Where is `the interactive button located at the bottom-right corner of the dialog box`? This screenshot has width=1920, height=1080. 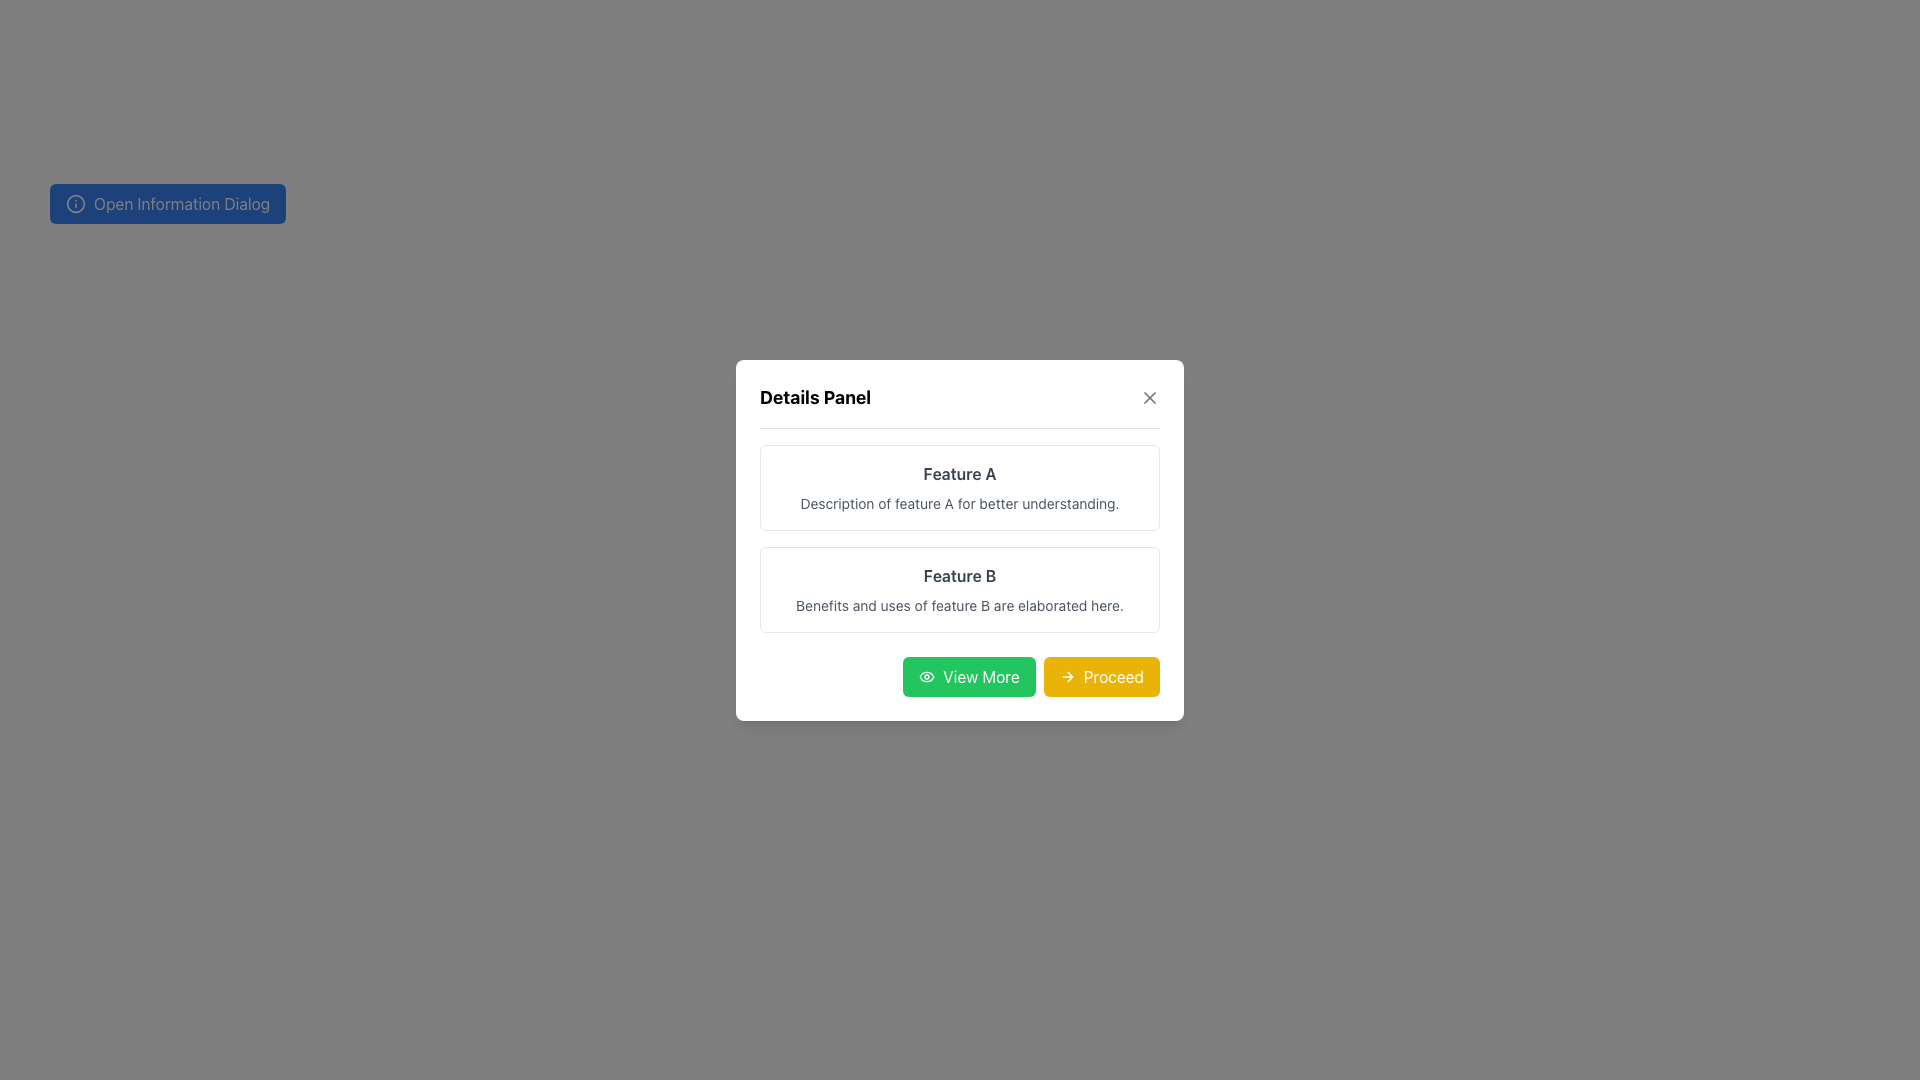 the interactive button located at the bottom-right corner of the dialog box is located at coordinates (1100, 675).